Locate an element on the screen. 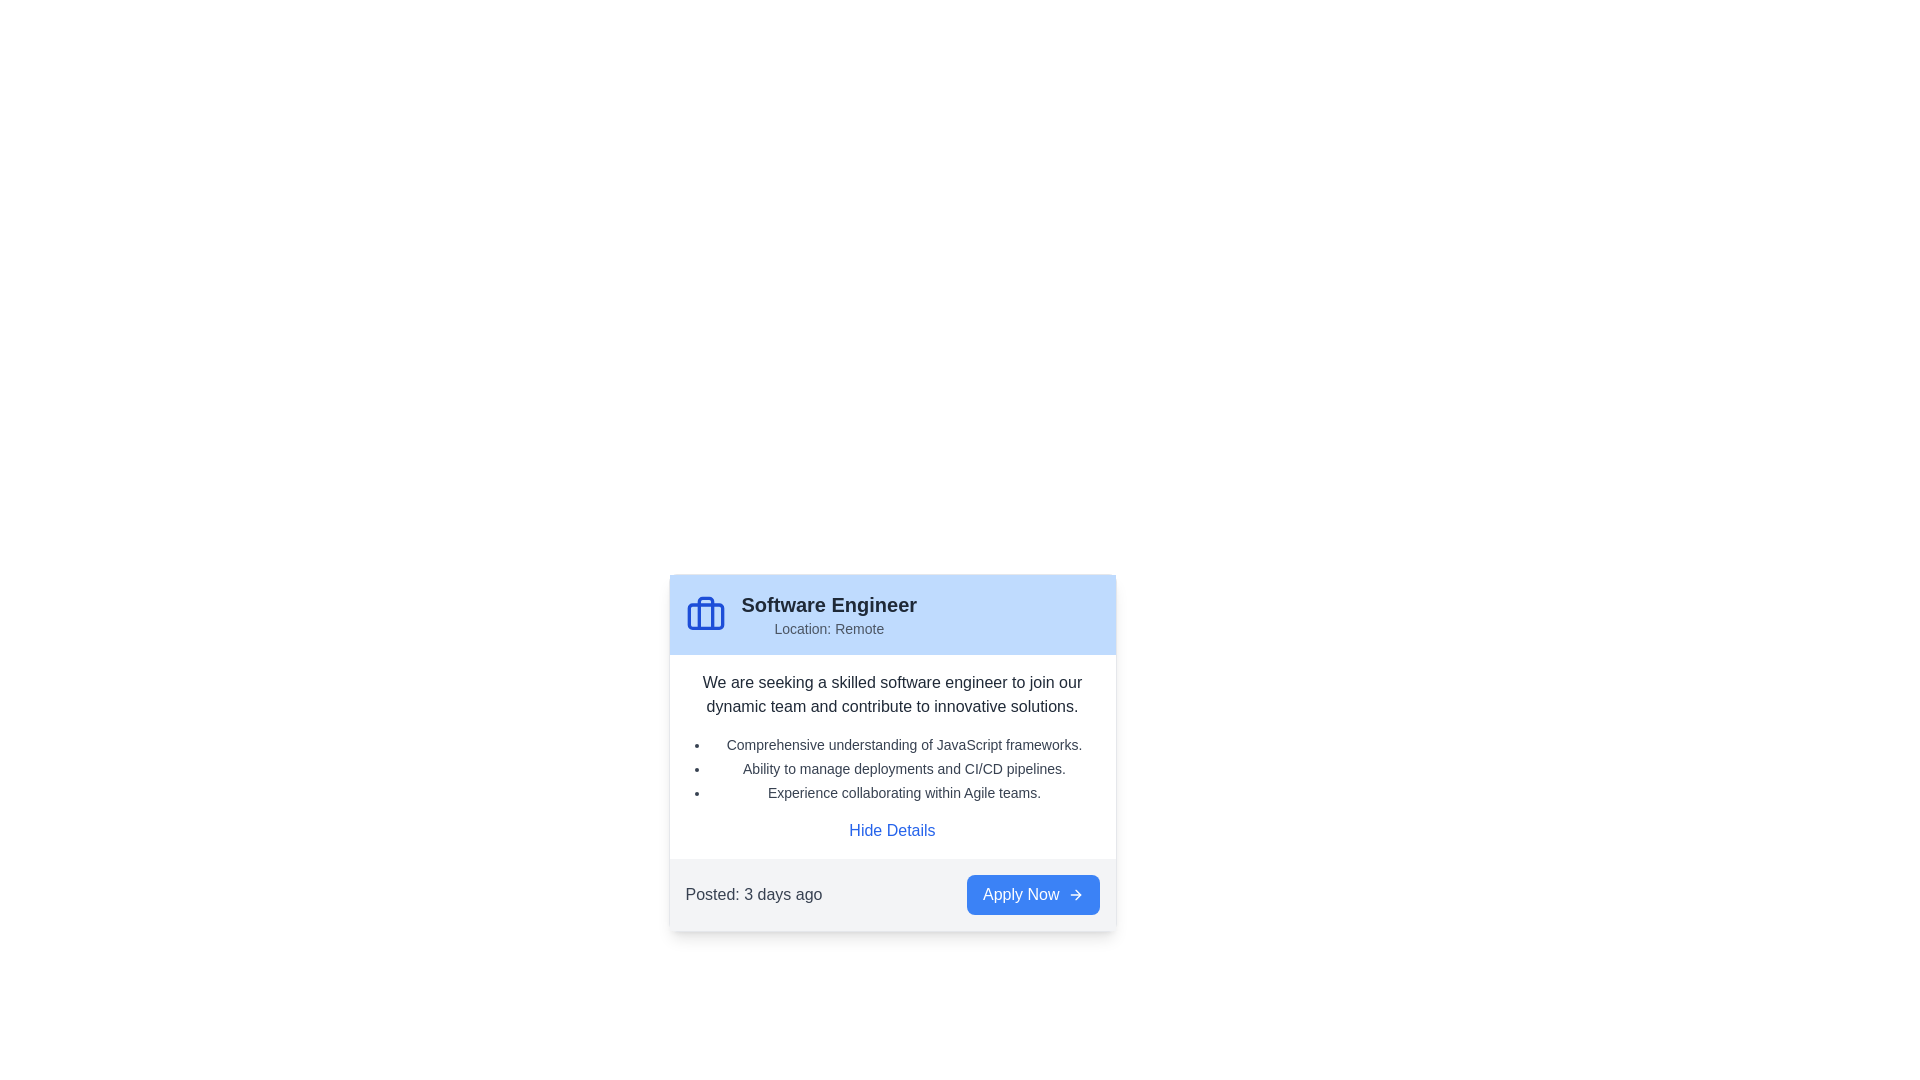 The width and height of the screenshot is (1920, 1080). the 'Apply Now' button, which is styled with white text on a blue background and located in the bottom-right corner of a grey bar under the job details is located at coordinates (1033, 893).